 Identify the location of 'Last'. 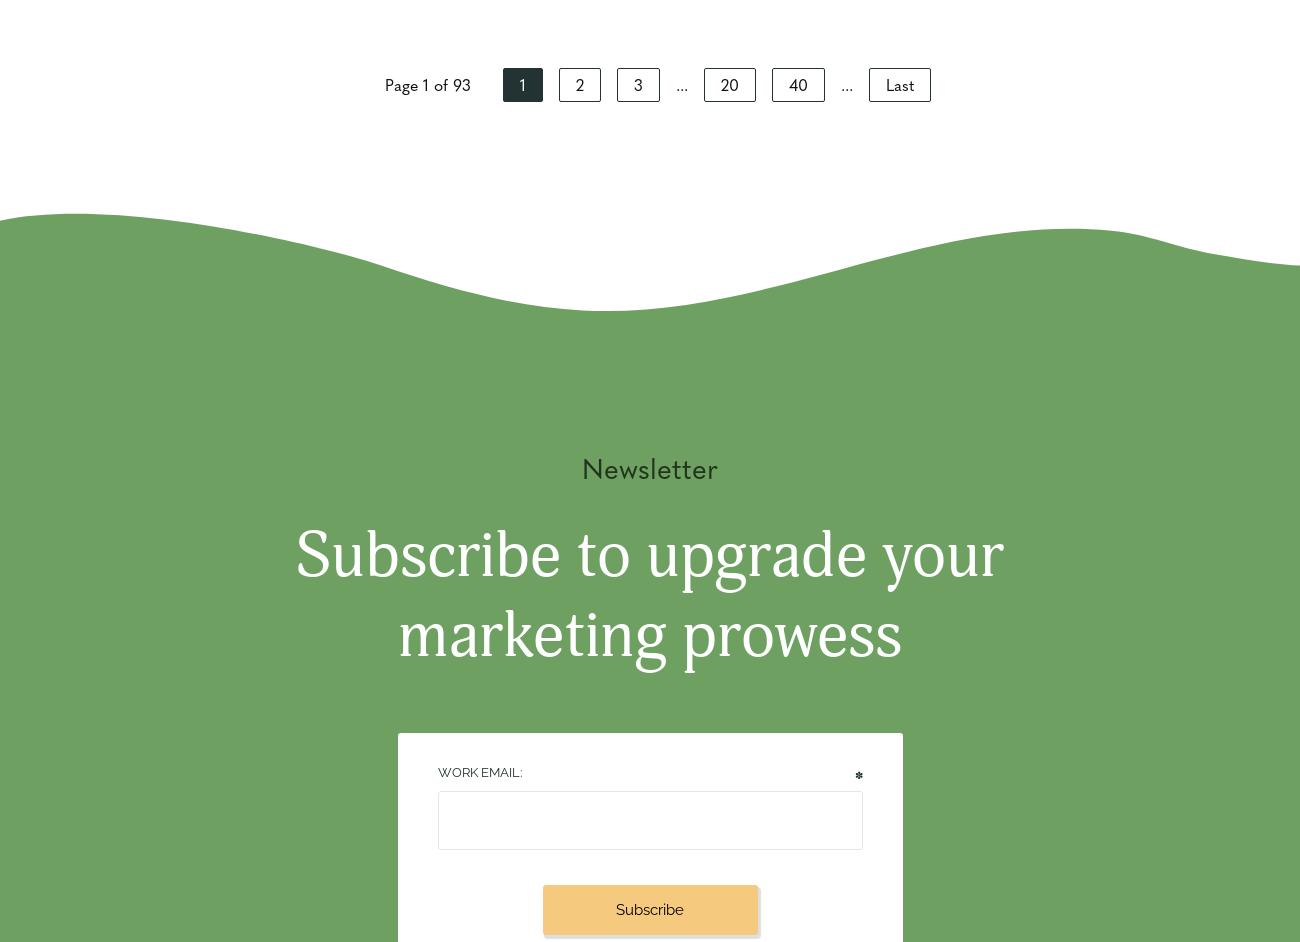
(898, 83).